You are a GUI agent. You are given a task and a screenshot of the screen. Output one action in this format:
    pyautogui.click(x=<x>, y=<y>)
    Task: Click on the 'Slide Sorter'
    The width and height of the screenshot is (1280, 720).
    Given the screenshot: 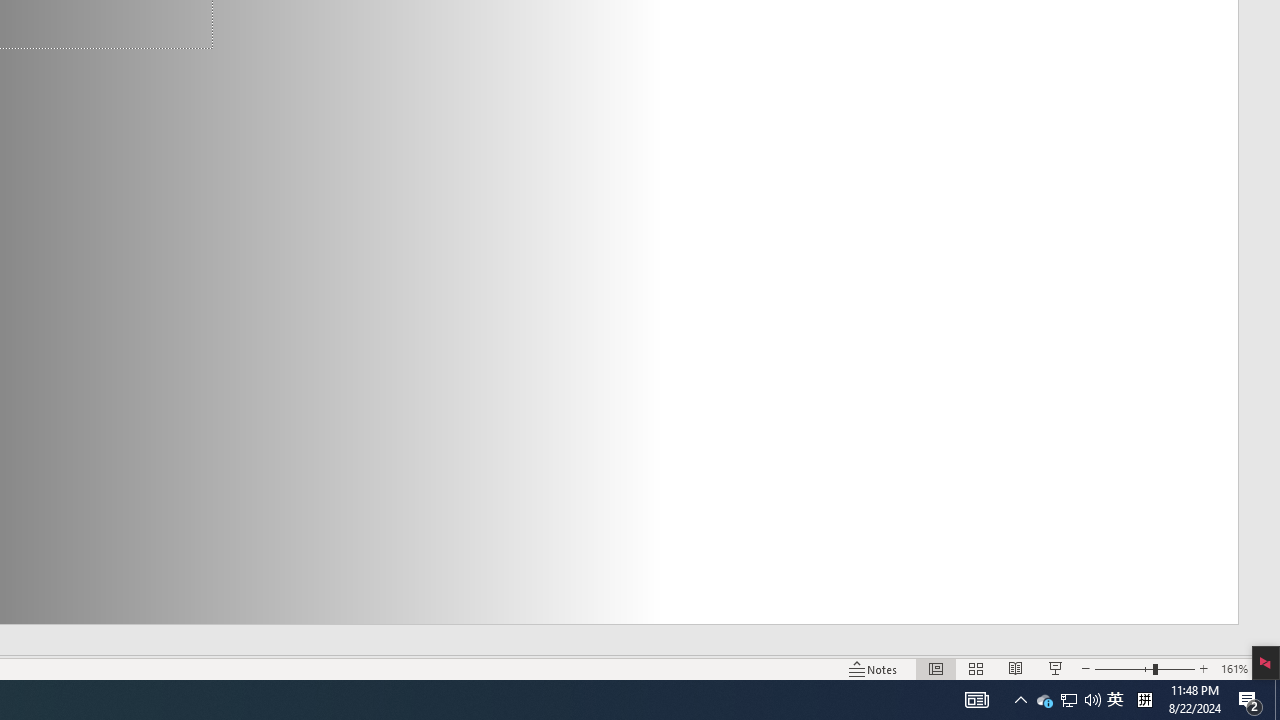 What is the action you would take?
    pyautogui.click(x=976, y=669)
    